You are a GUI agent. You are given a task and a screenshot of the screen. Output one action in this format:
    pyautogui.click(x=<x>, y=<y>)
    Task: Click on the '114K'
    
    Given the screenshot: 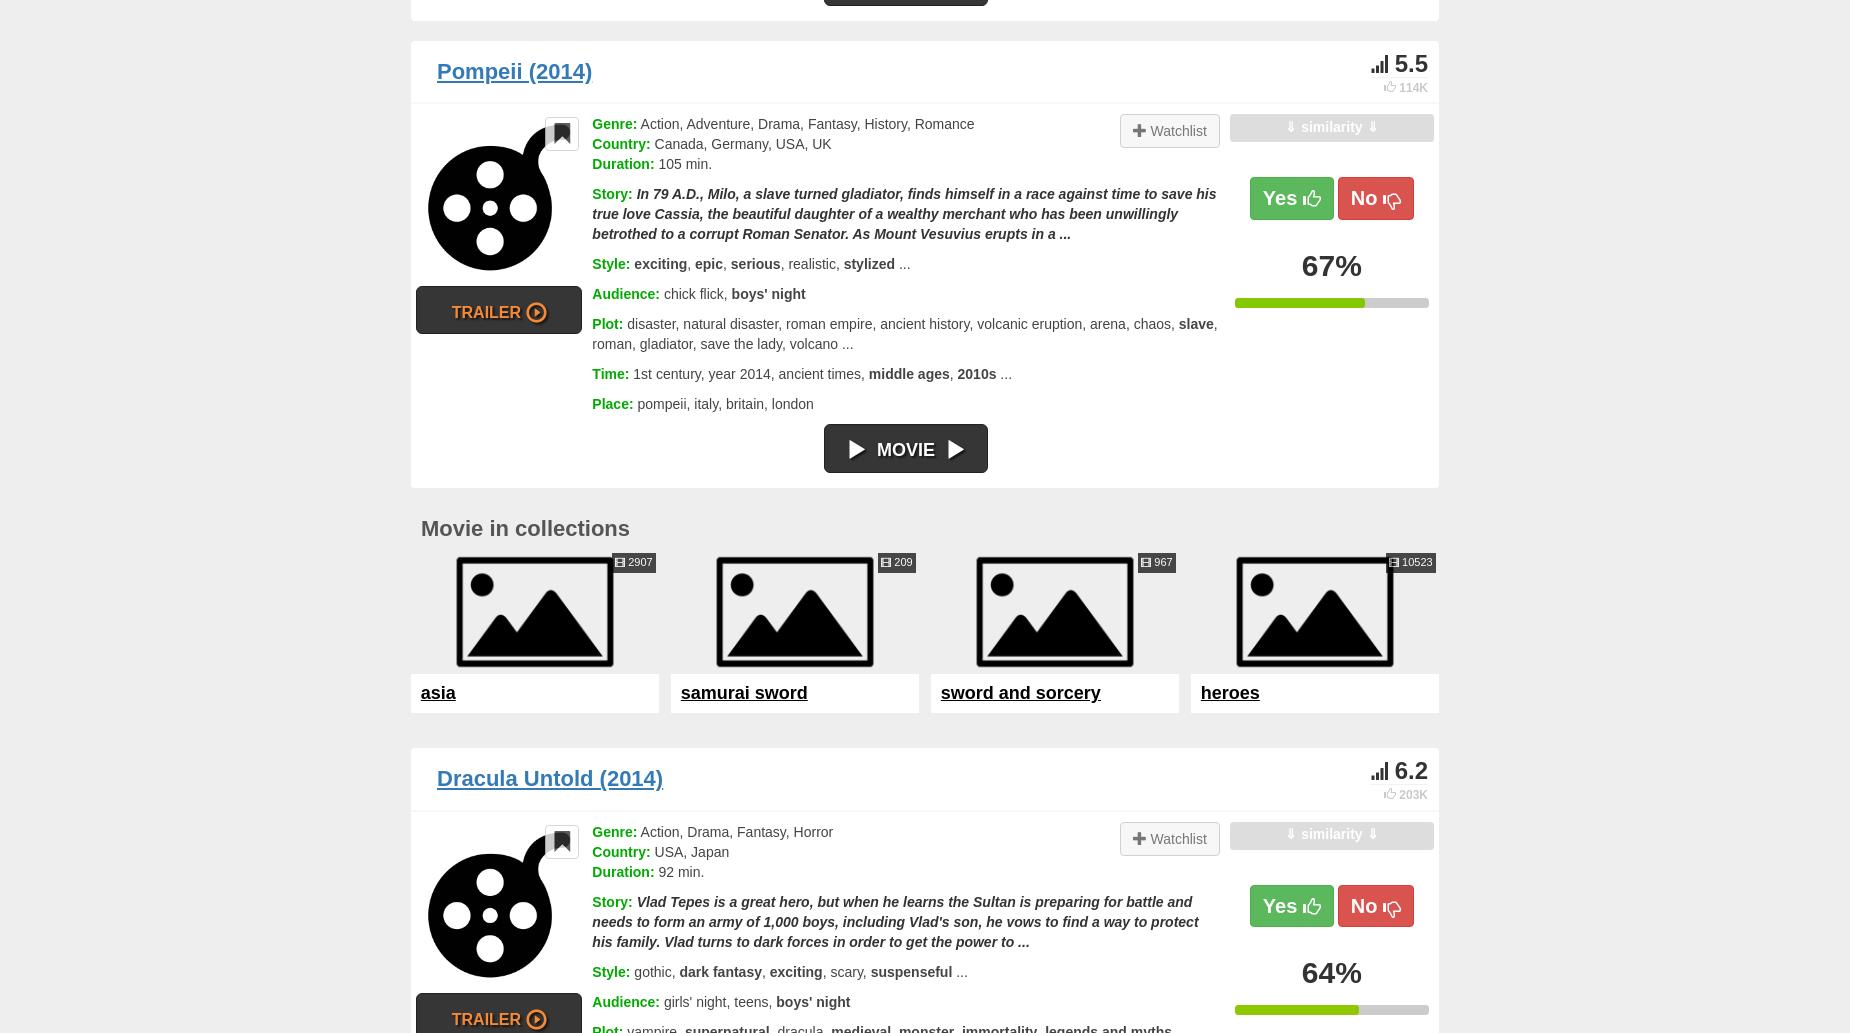 What is the action you would take?
    pyautogui.click(x=1398, y=86)
    